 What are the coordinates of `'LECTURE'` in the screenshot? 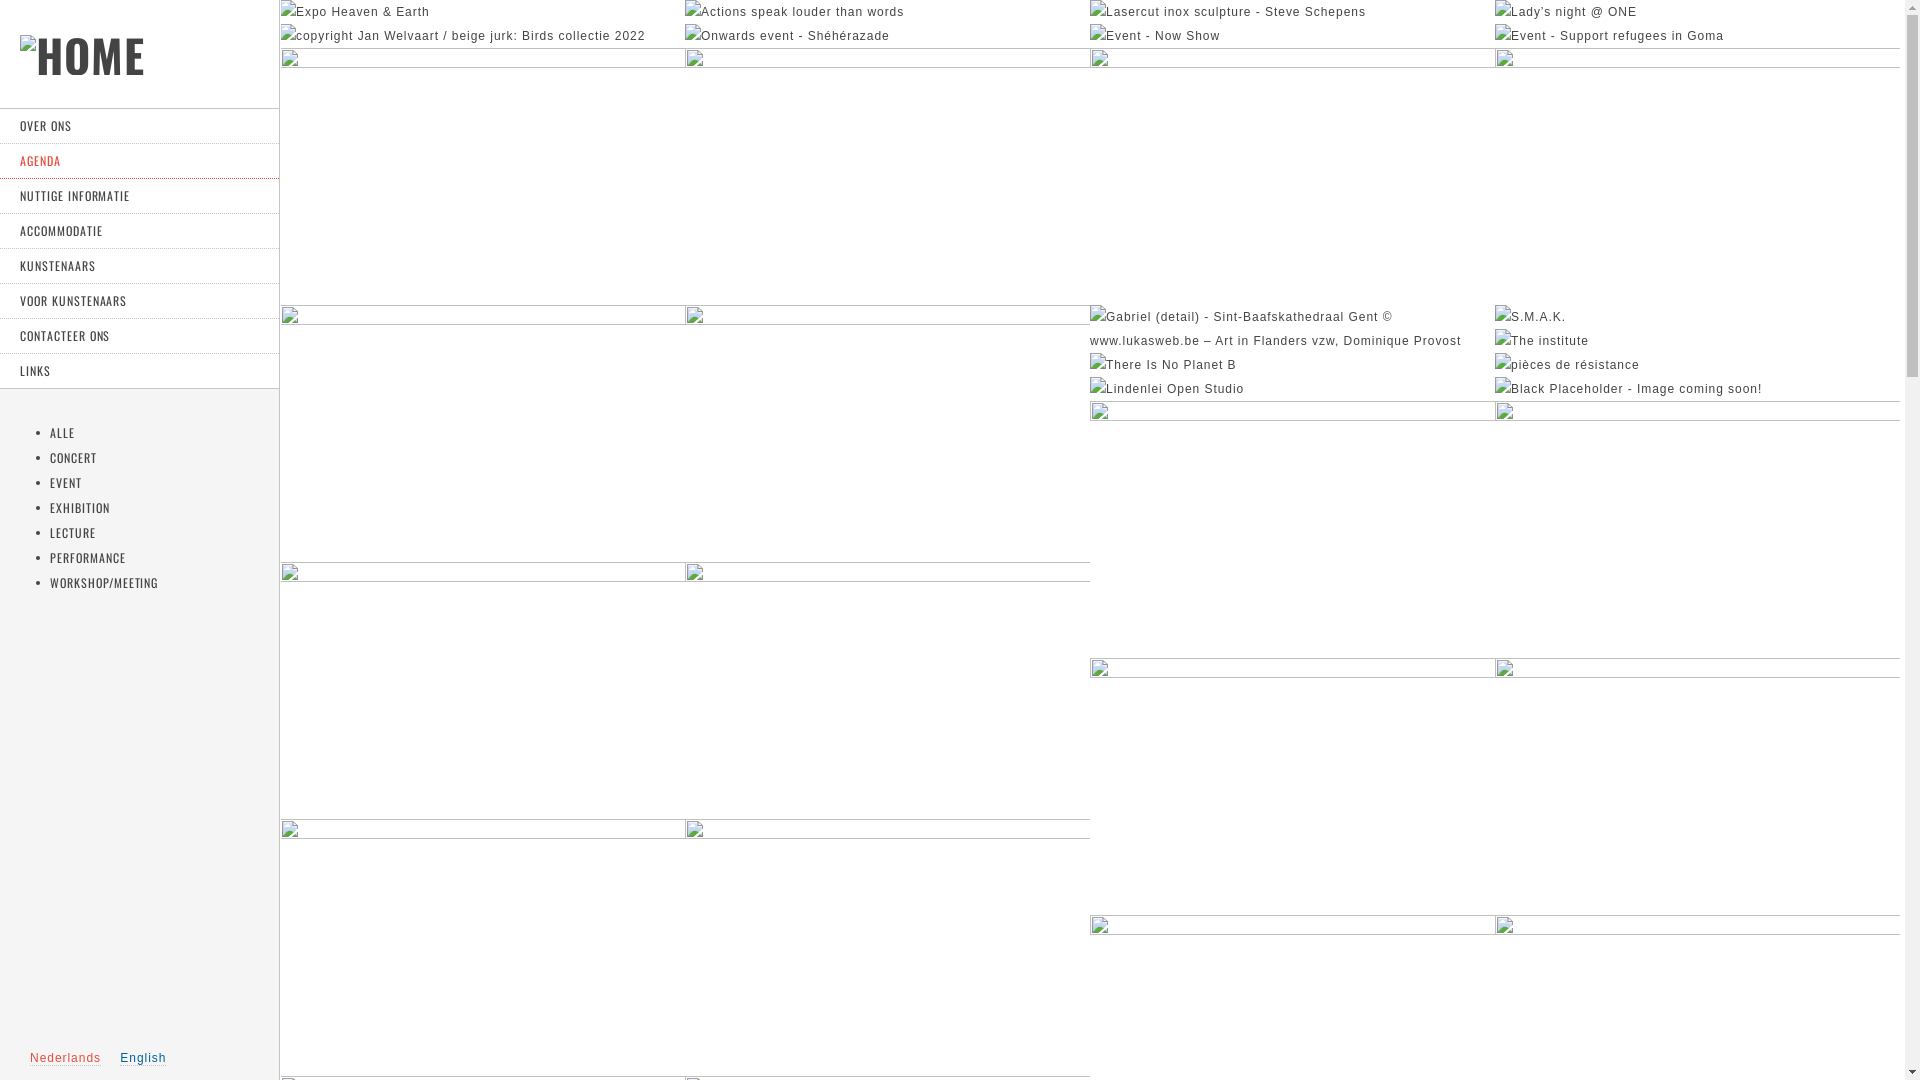 It's located at (72, 531).